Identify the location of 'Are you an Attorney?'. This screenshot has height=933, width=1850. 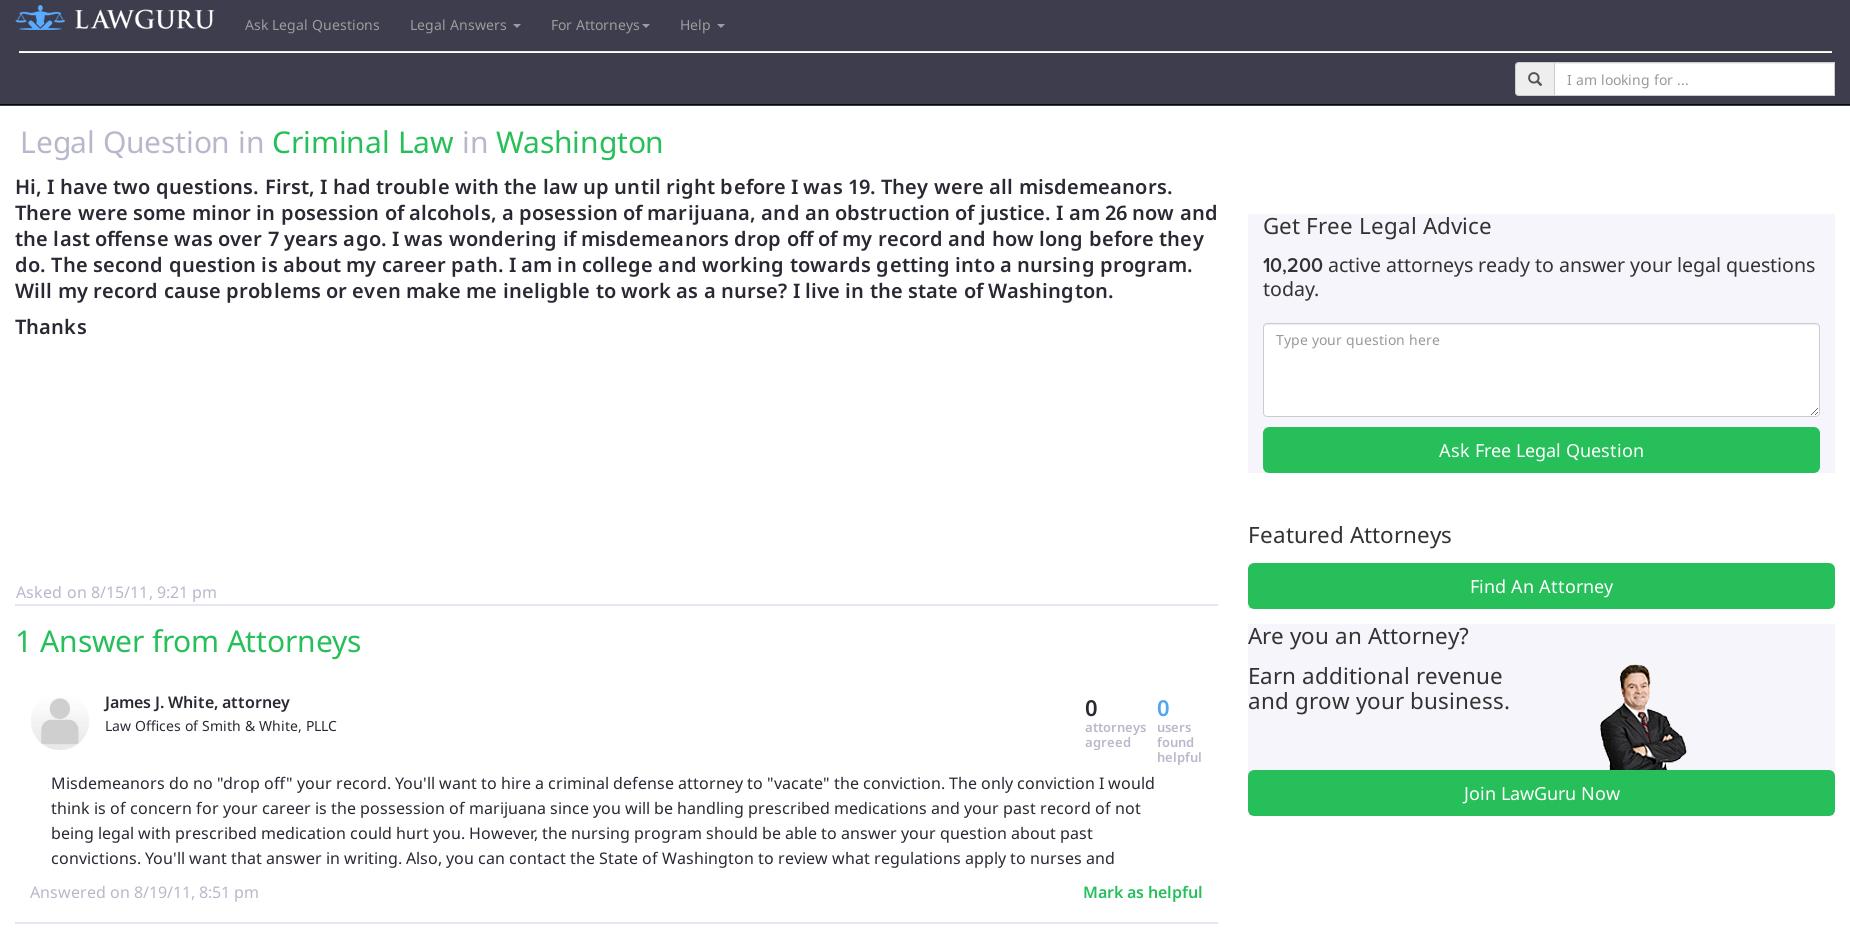
(1247, 633).